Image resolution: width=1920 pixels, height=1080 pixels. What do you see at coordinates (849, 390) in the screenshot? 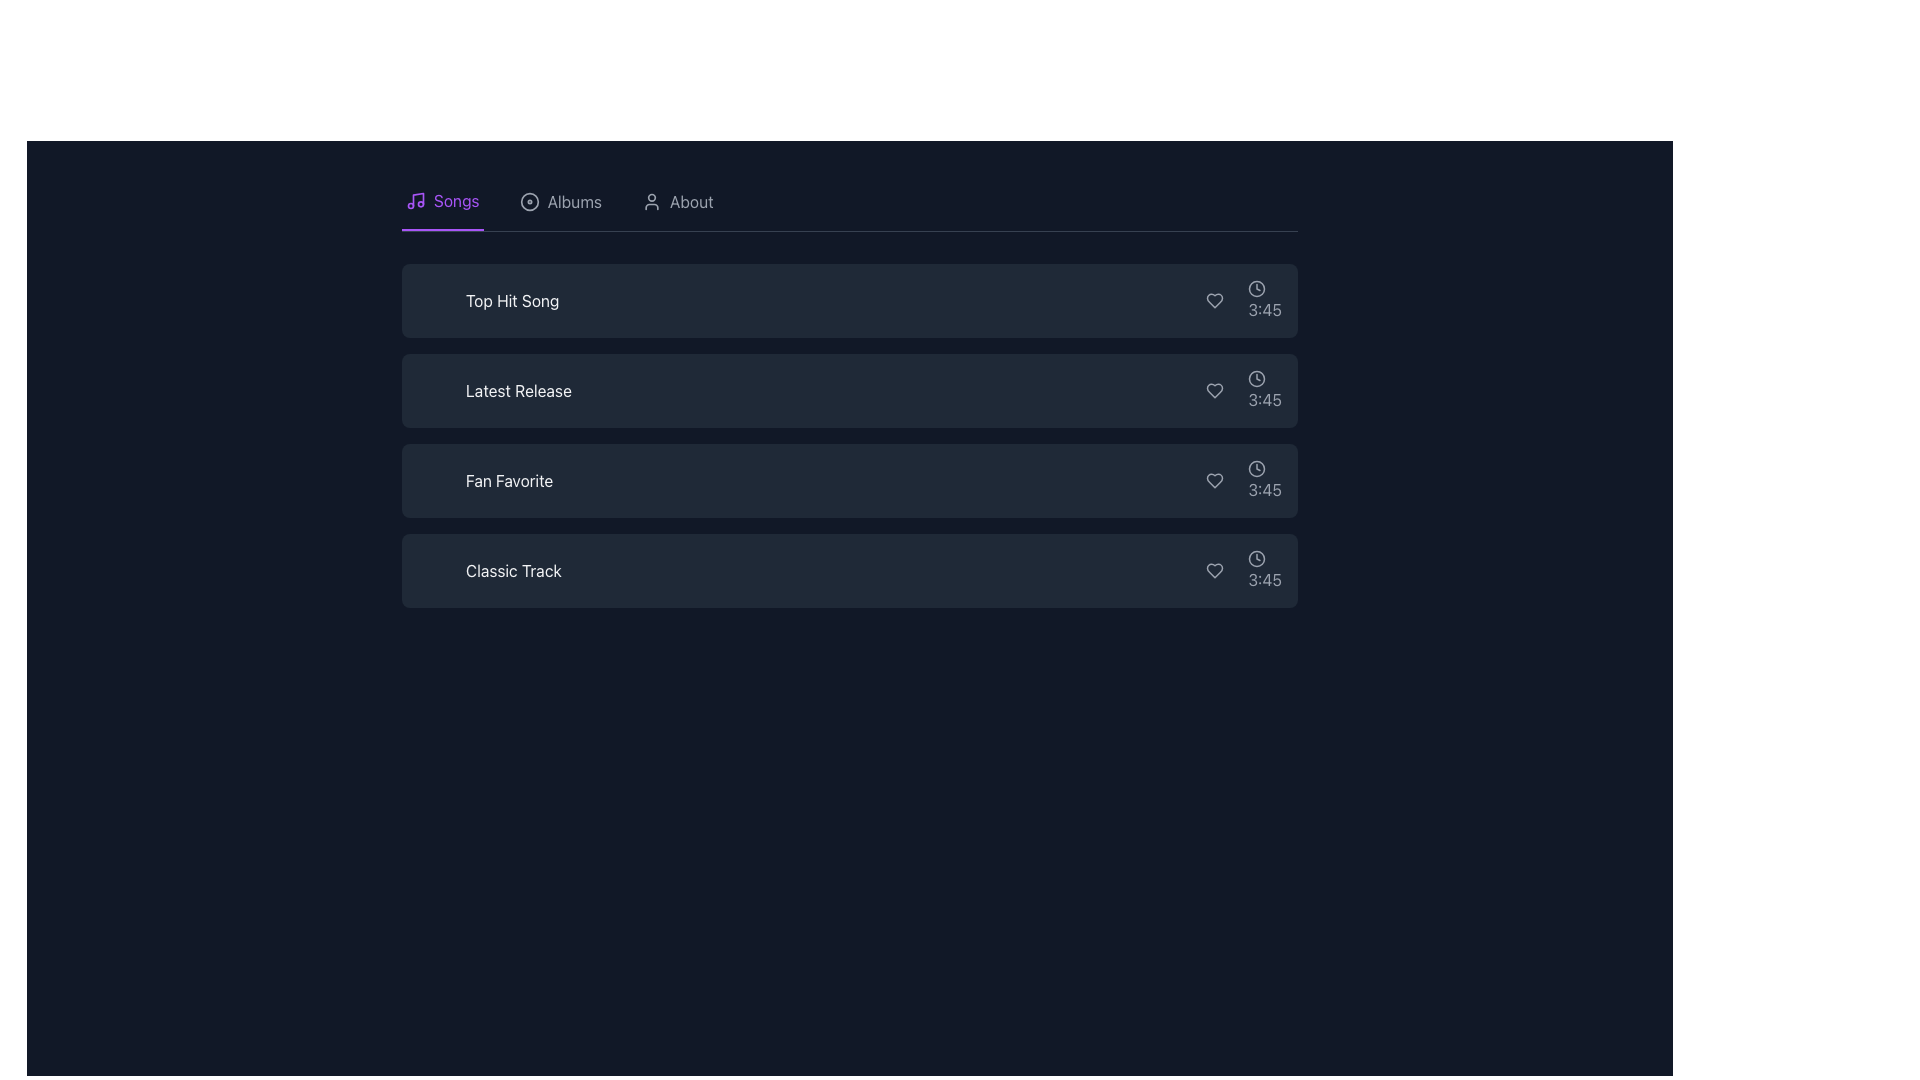
I see `the interactive list item representing the song titled 'Latest Release'` at bounding box center [849, 390].